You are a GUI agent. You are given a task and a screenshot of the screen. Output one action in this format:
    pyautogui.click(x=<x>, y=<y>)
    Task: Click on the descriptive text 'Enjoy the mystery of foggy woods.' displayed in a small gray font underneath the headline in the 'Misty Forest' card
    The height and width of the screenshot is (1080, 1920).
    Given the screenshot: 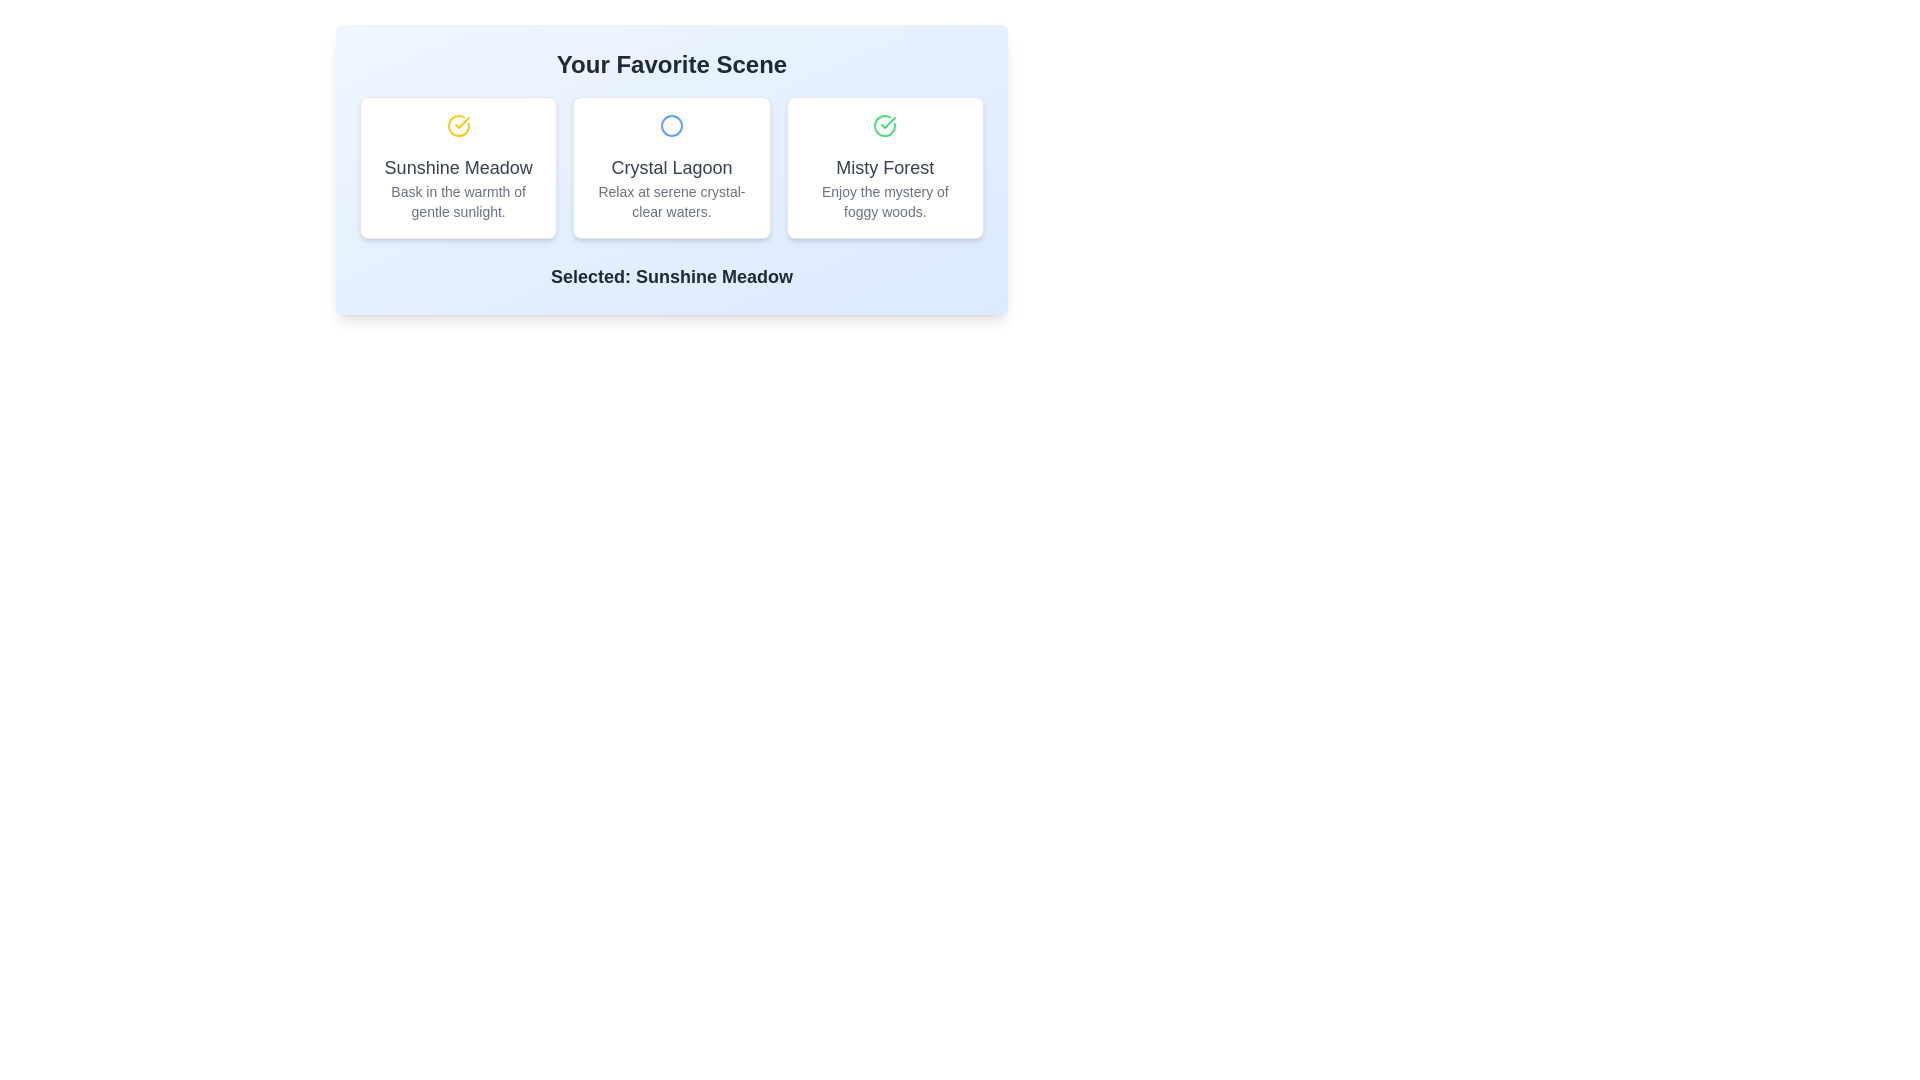 What is the action you would take?
    pyautogui.click(x=884, y=201)
    